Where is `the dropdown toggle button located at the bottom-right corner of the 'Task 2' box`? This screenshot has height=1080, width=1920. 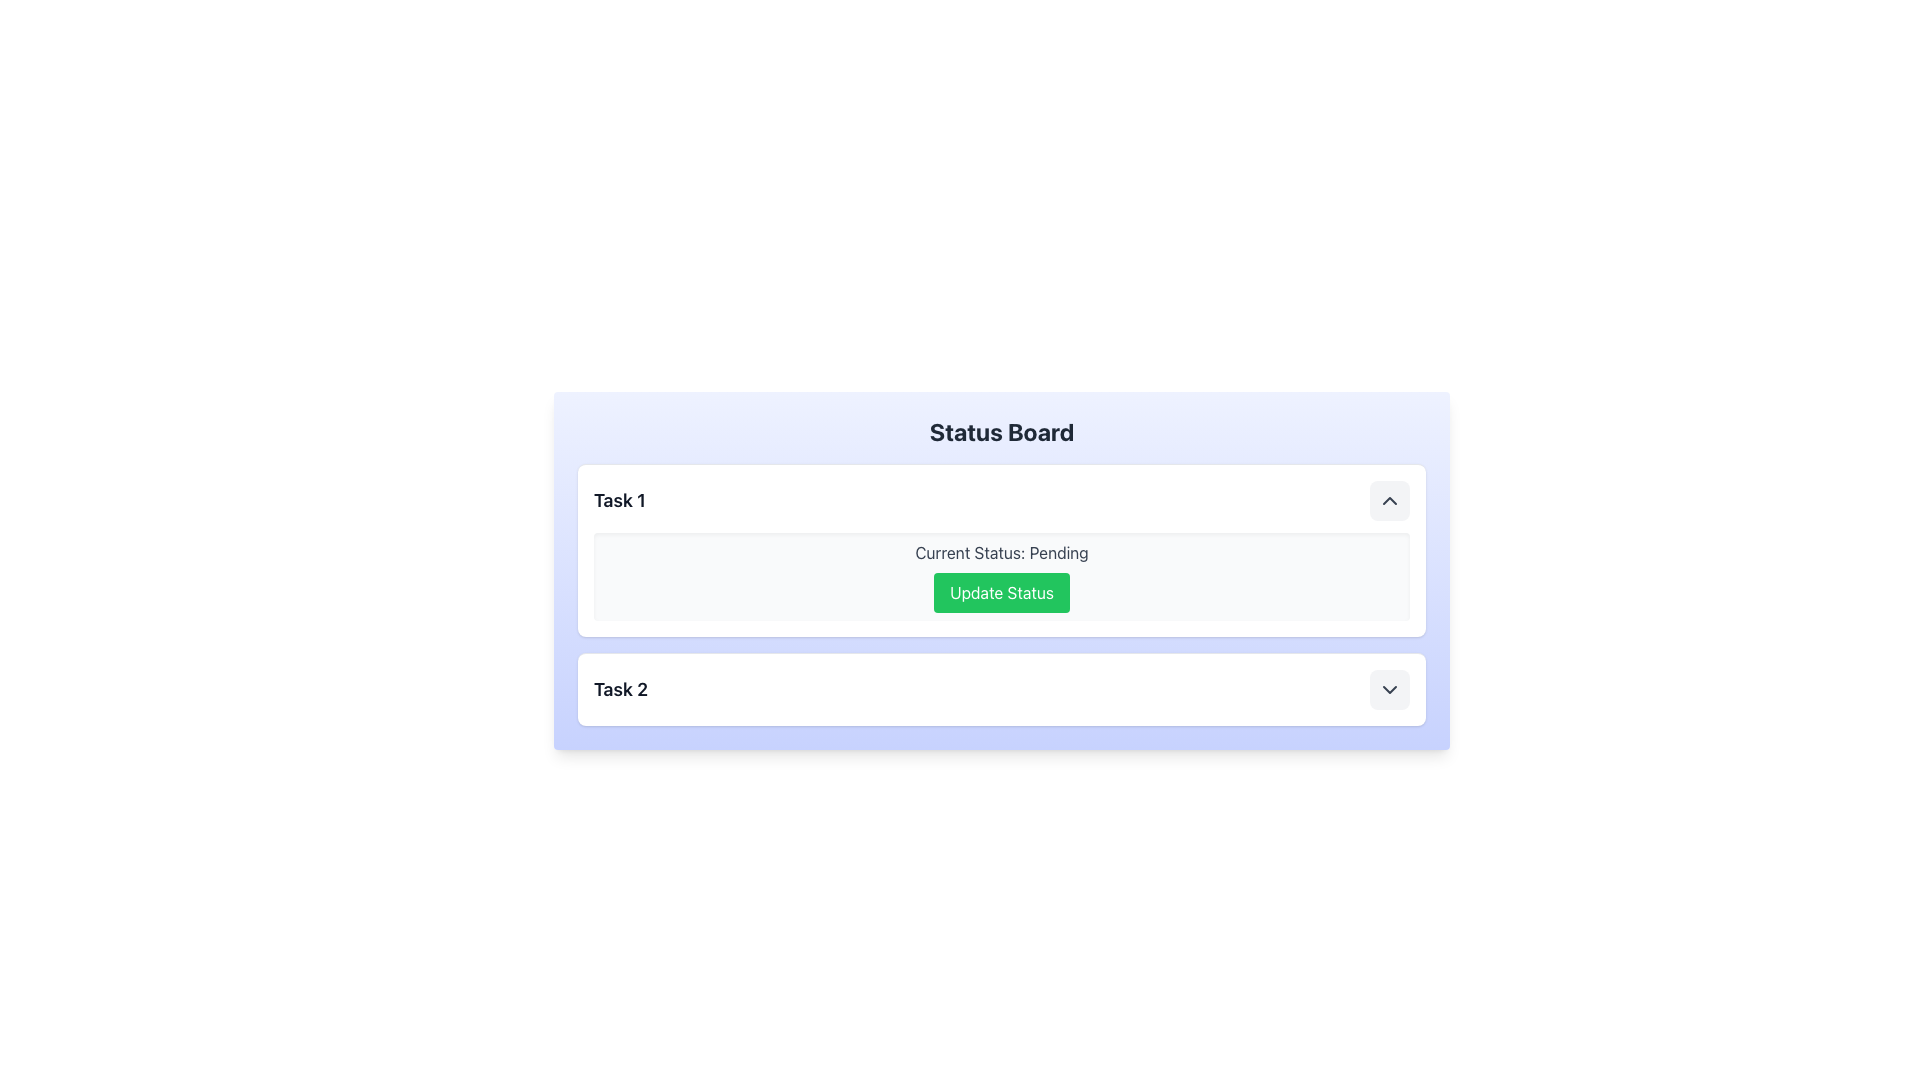 the dropdown toggle button located at the bottom-right corner of the 'Task 2' box is located at coordinates (1389, 689).